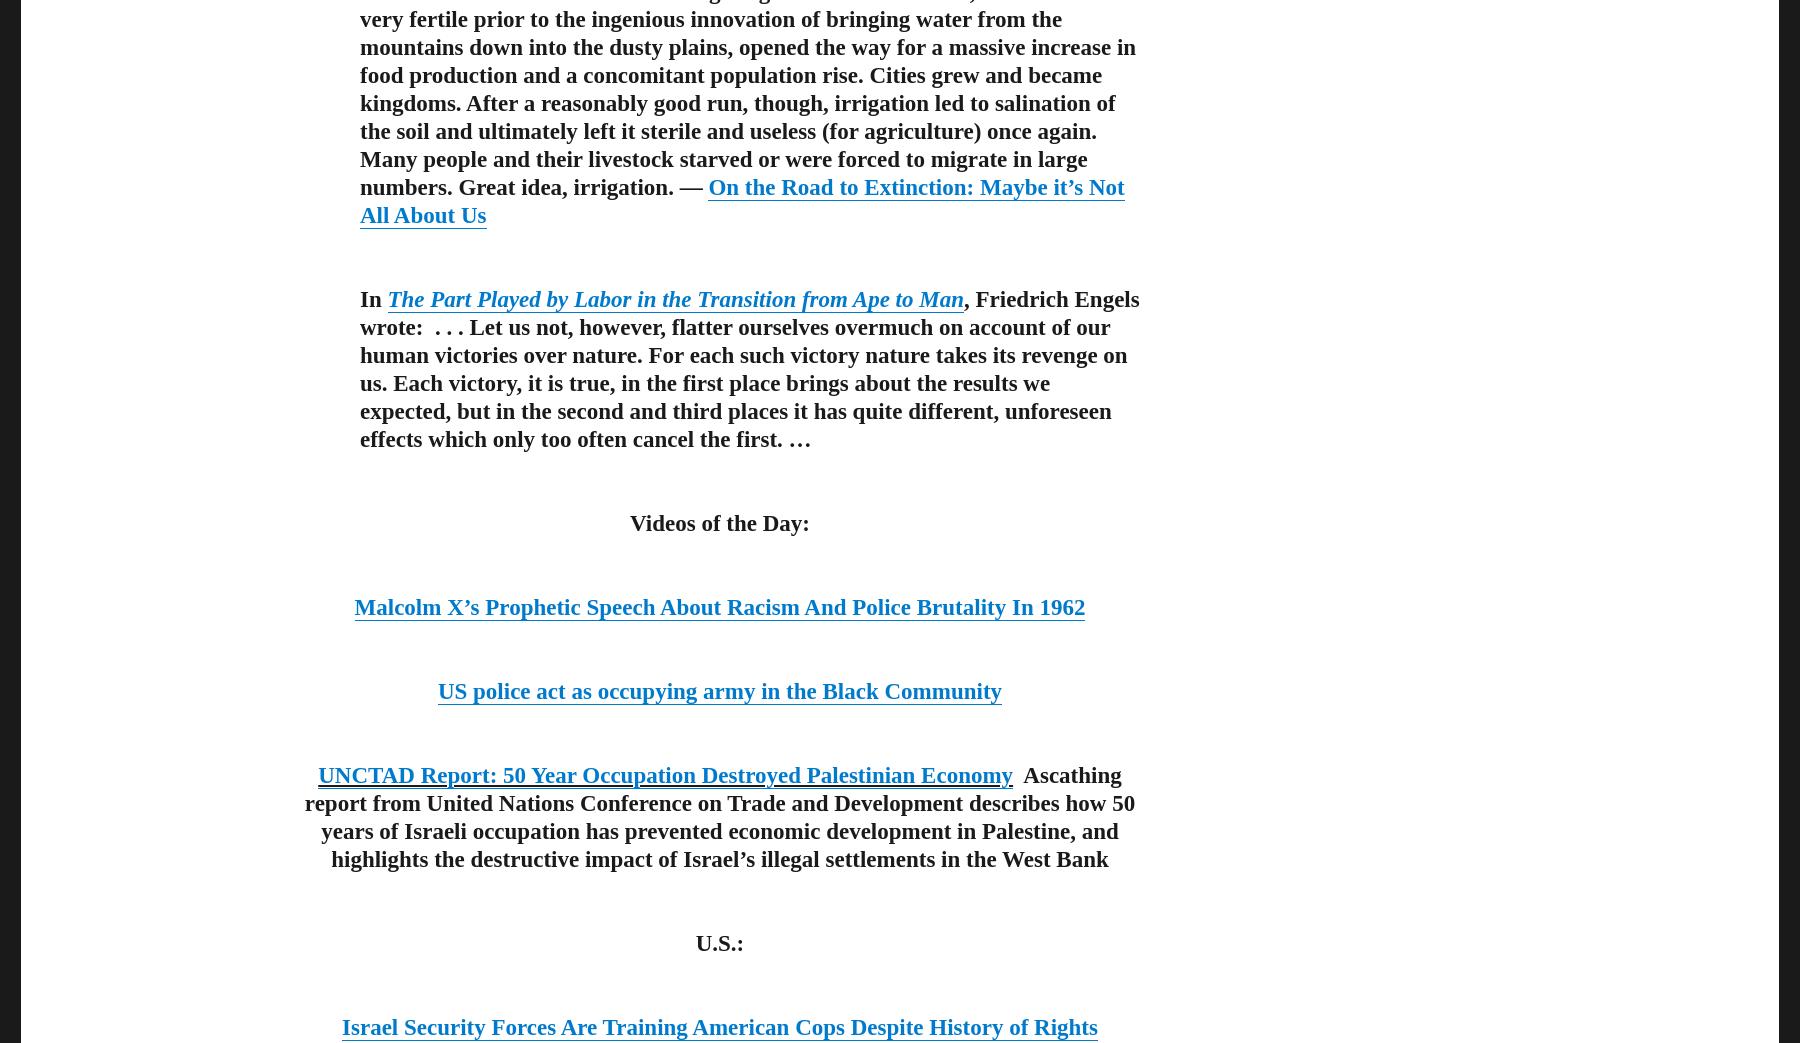 The width and height of the screenshot is (1800, 1043). What do you see at coordinates (373, 298) in the screenshot?
I see `'In'` at bounding box center [373, 298].